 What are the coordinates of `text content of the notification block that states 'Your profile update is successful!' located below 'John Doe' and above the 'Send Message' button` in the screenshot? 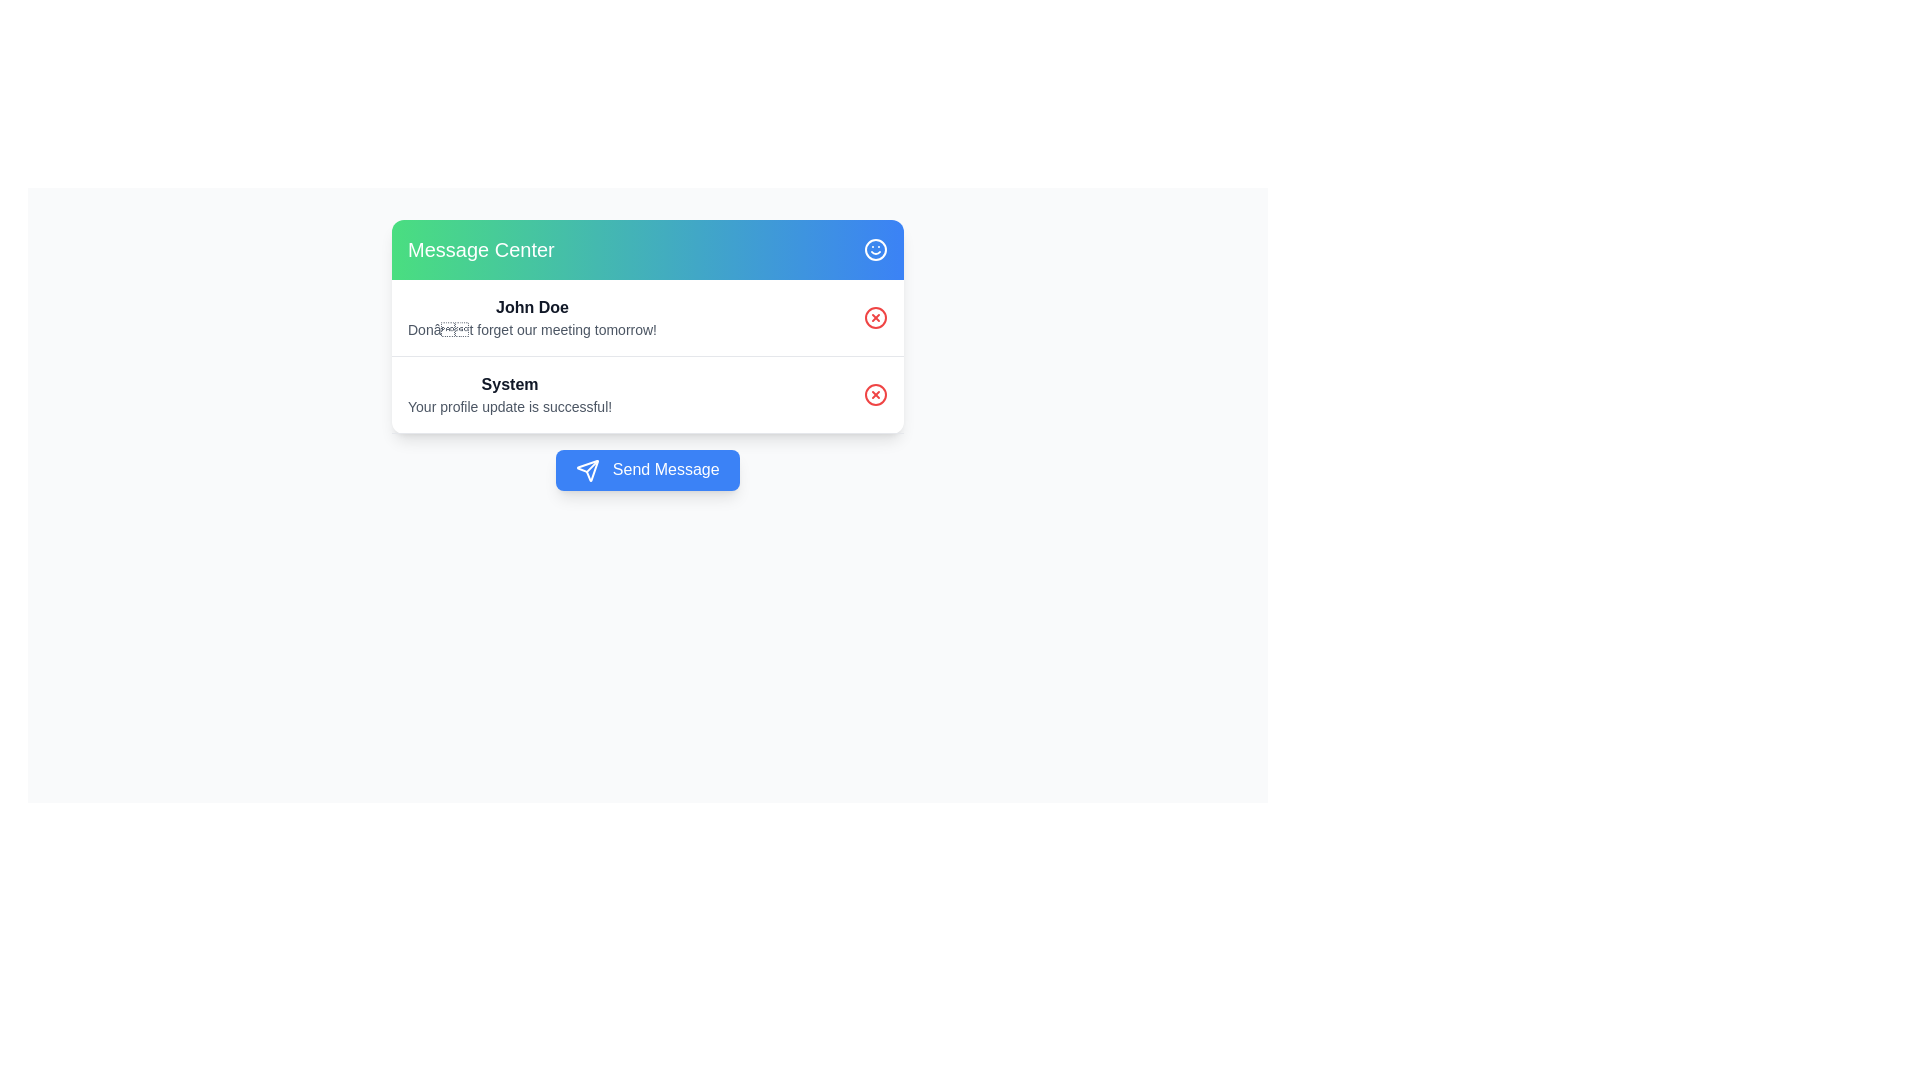 It's located at (510, 394).